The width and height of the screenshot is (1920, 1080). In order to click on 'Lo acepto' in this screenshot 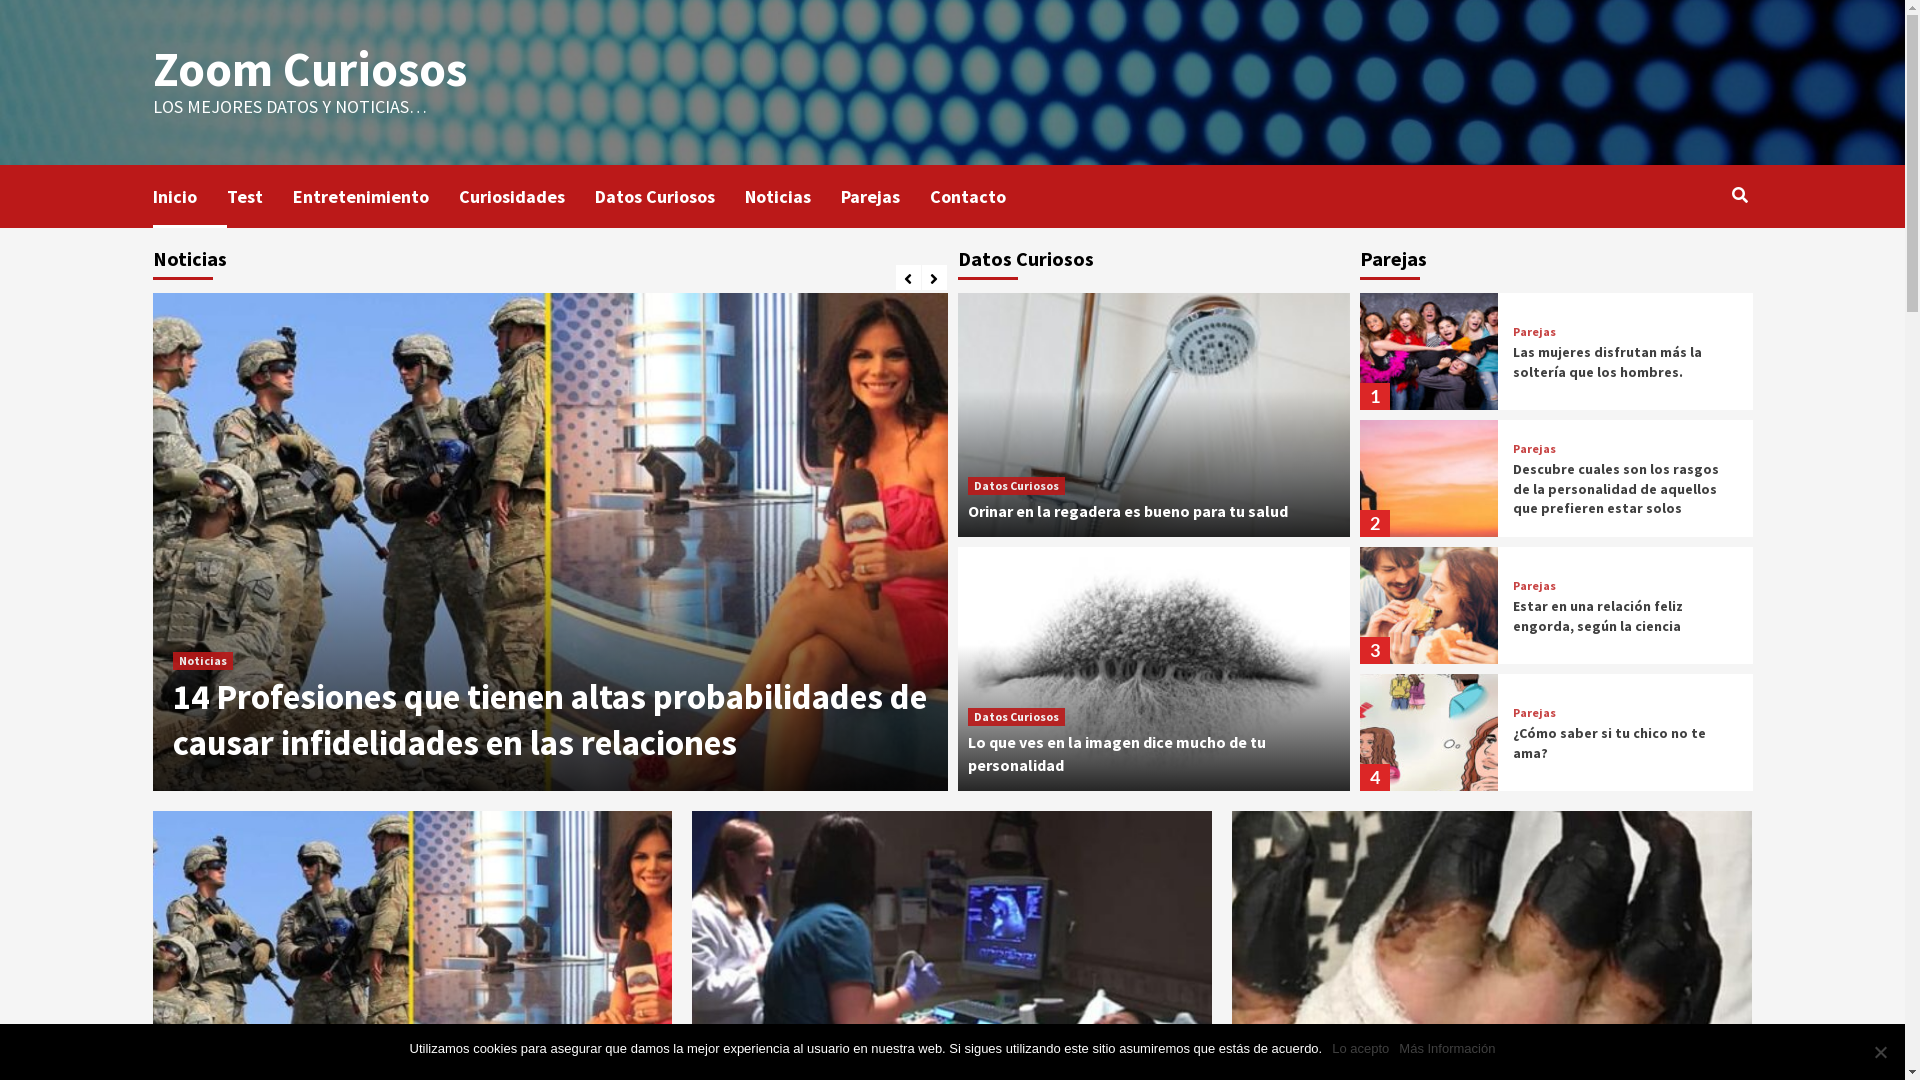, I will do `click(1331, 1048)`.